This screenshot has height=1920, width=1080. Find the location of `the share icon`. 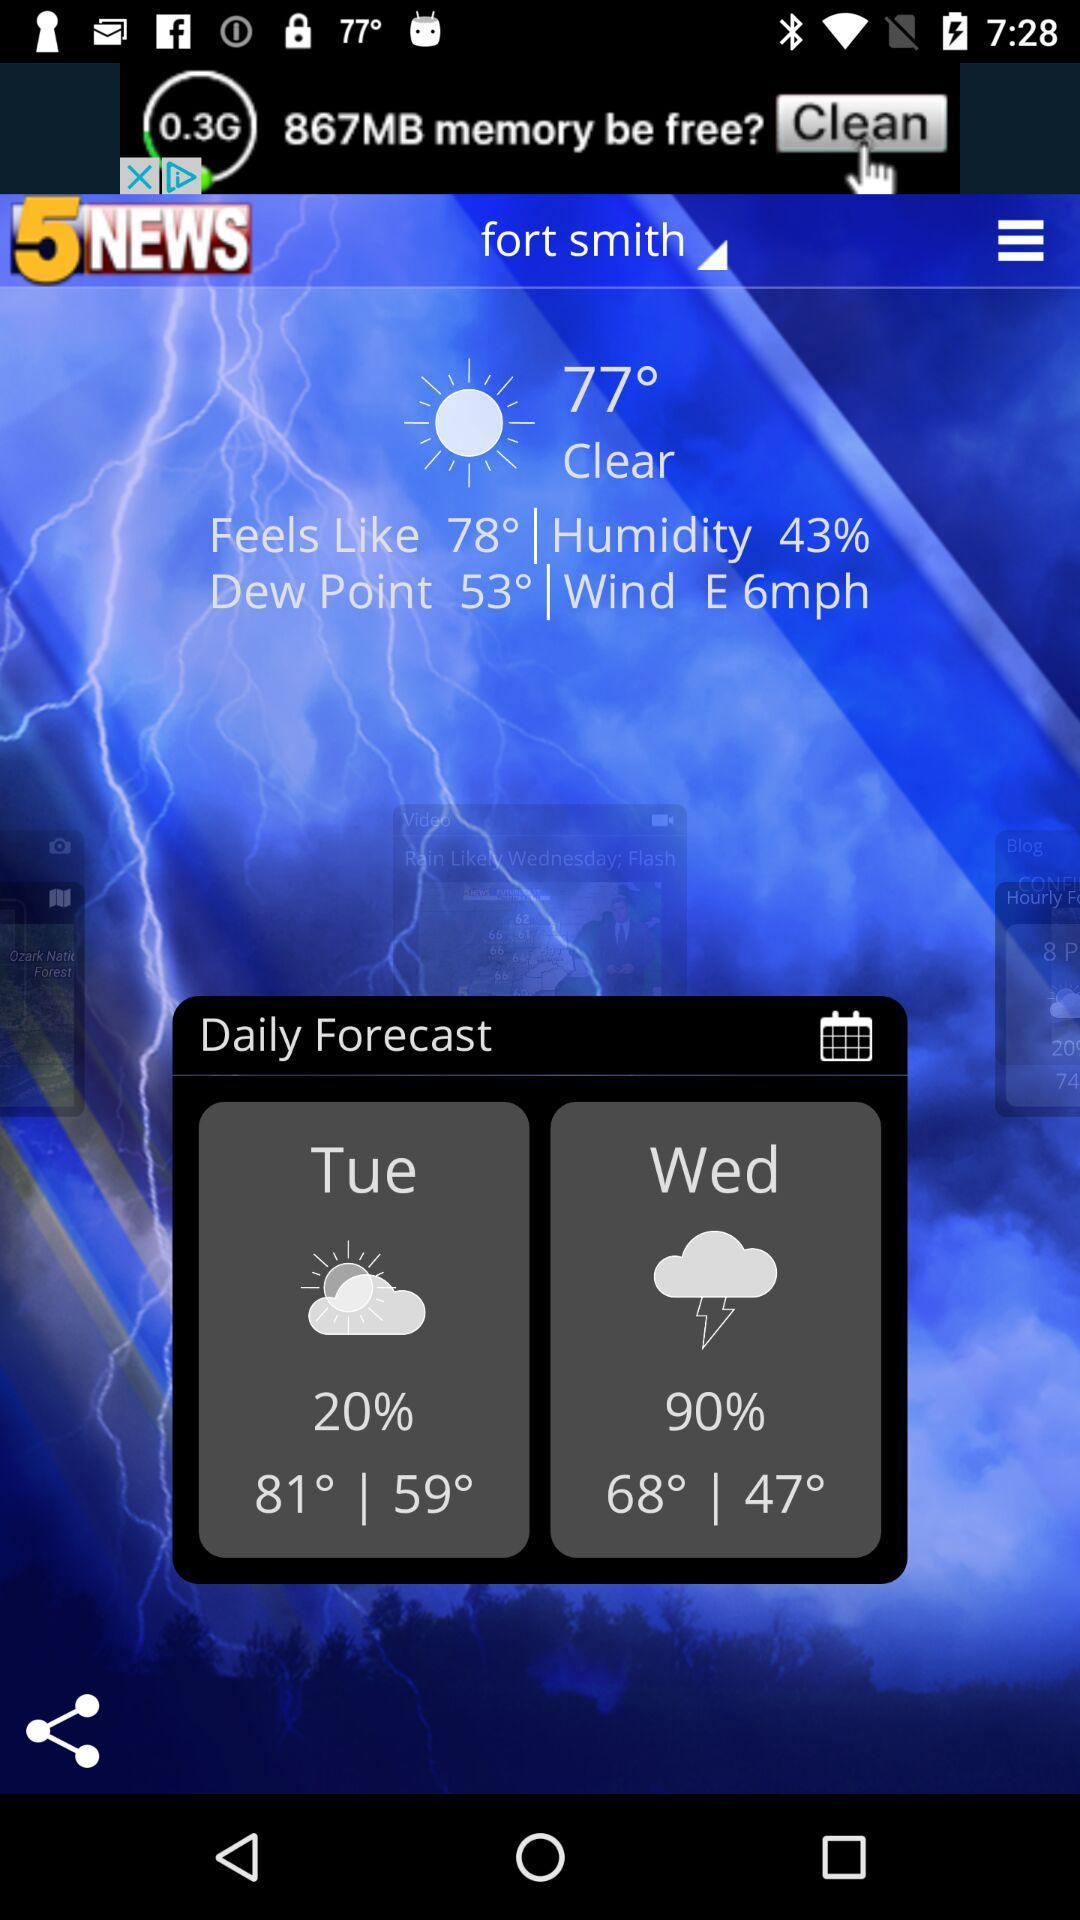

the share icon is located at coordinates (61, 1730).